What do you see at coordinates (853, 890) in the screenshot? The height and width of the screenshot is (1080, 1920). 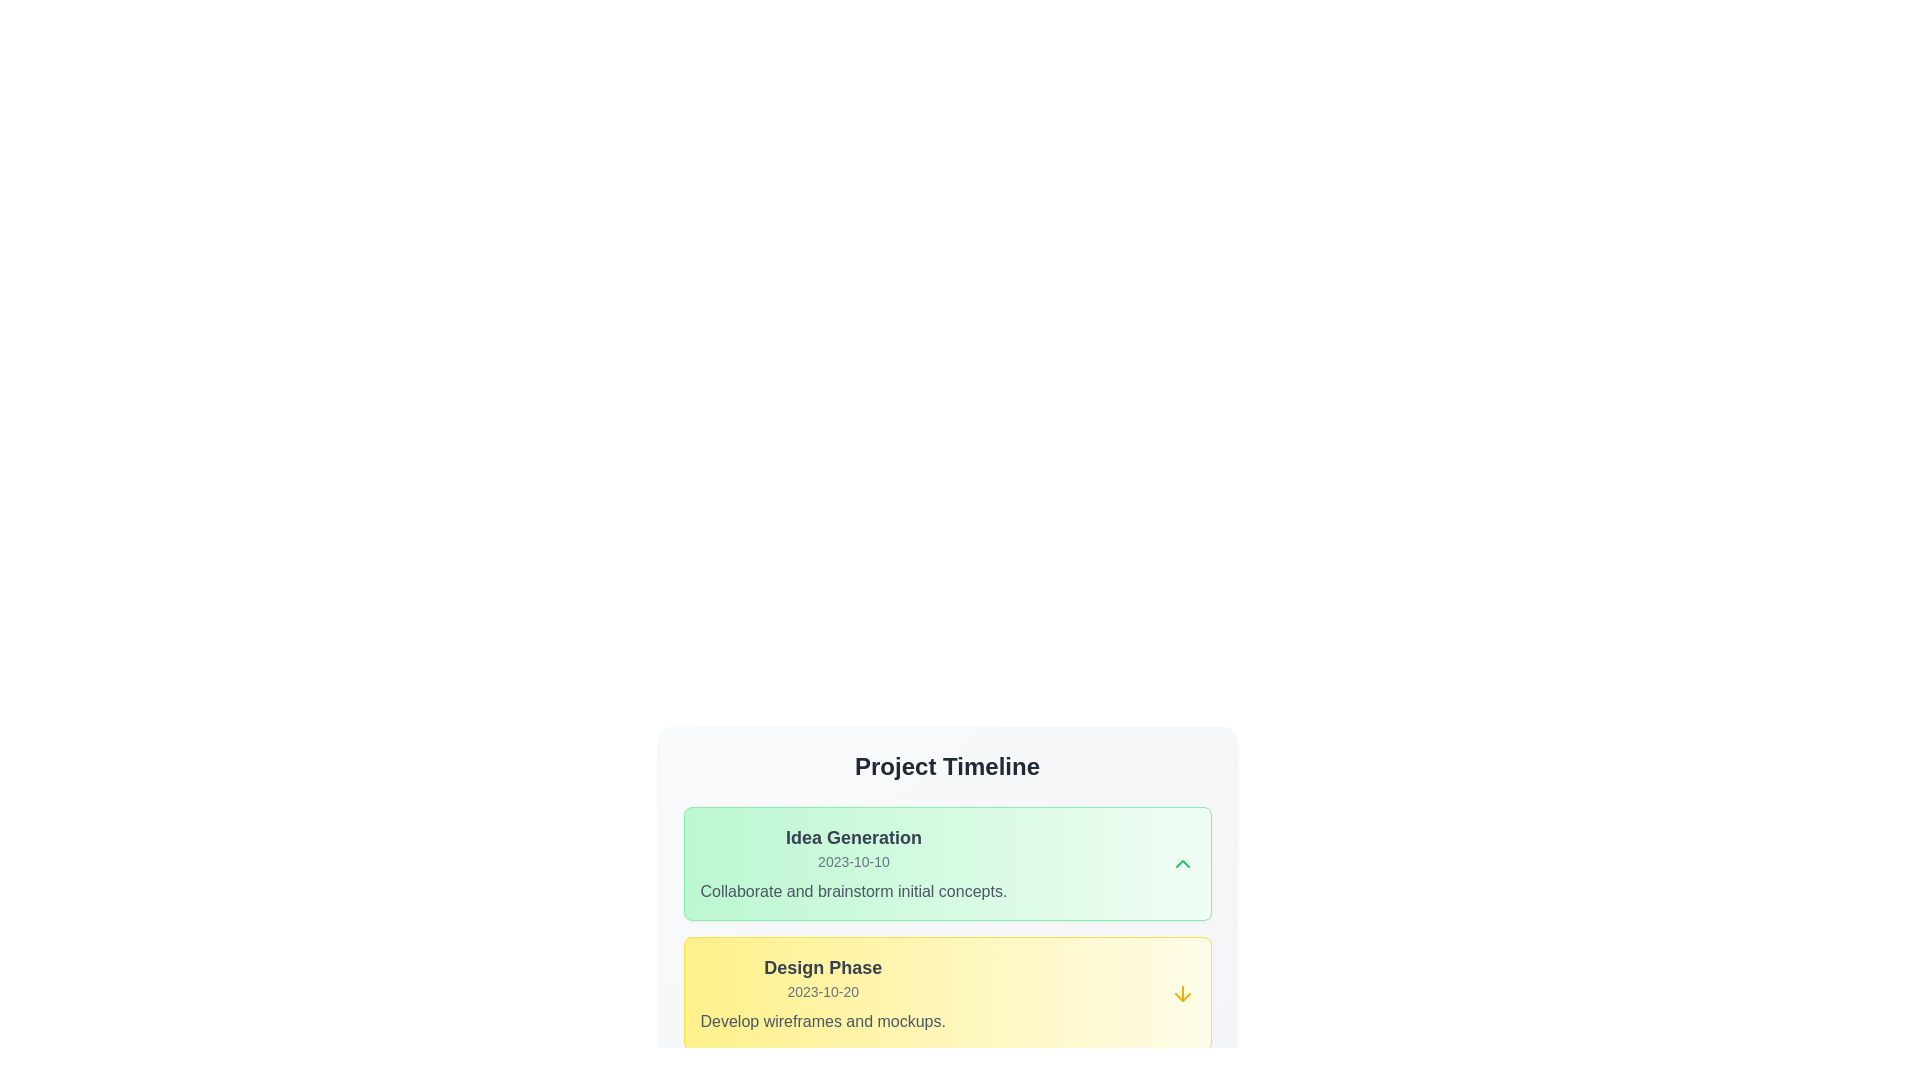 I see `the static text label displaying 'Collaborate and brainstorm initial concepts.'` at bounding box center [853, 890].